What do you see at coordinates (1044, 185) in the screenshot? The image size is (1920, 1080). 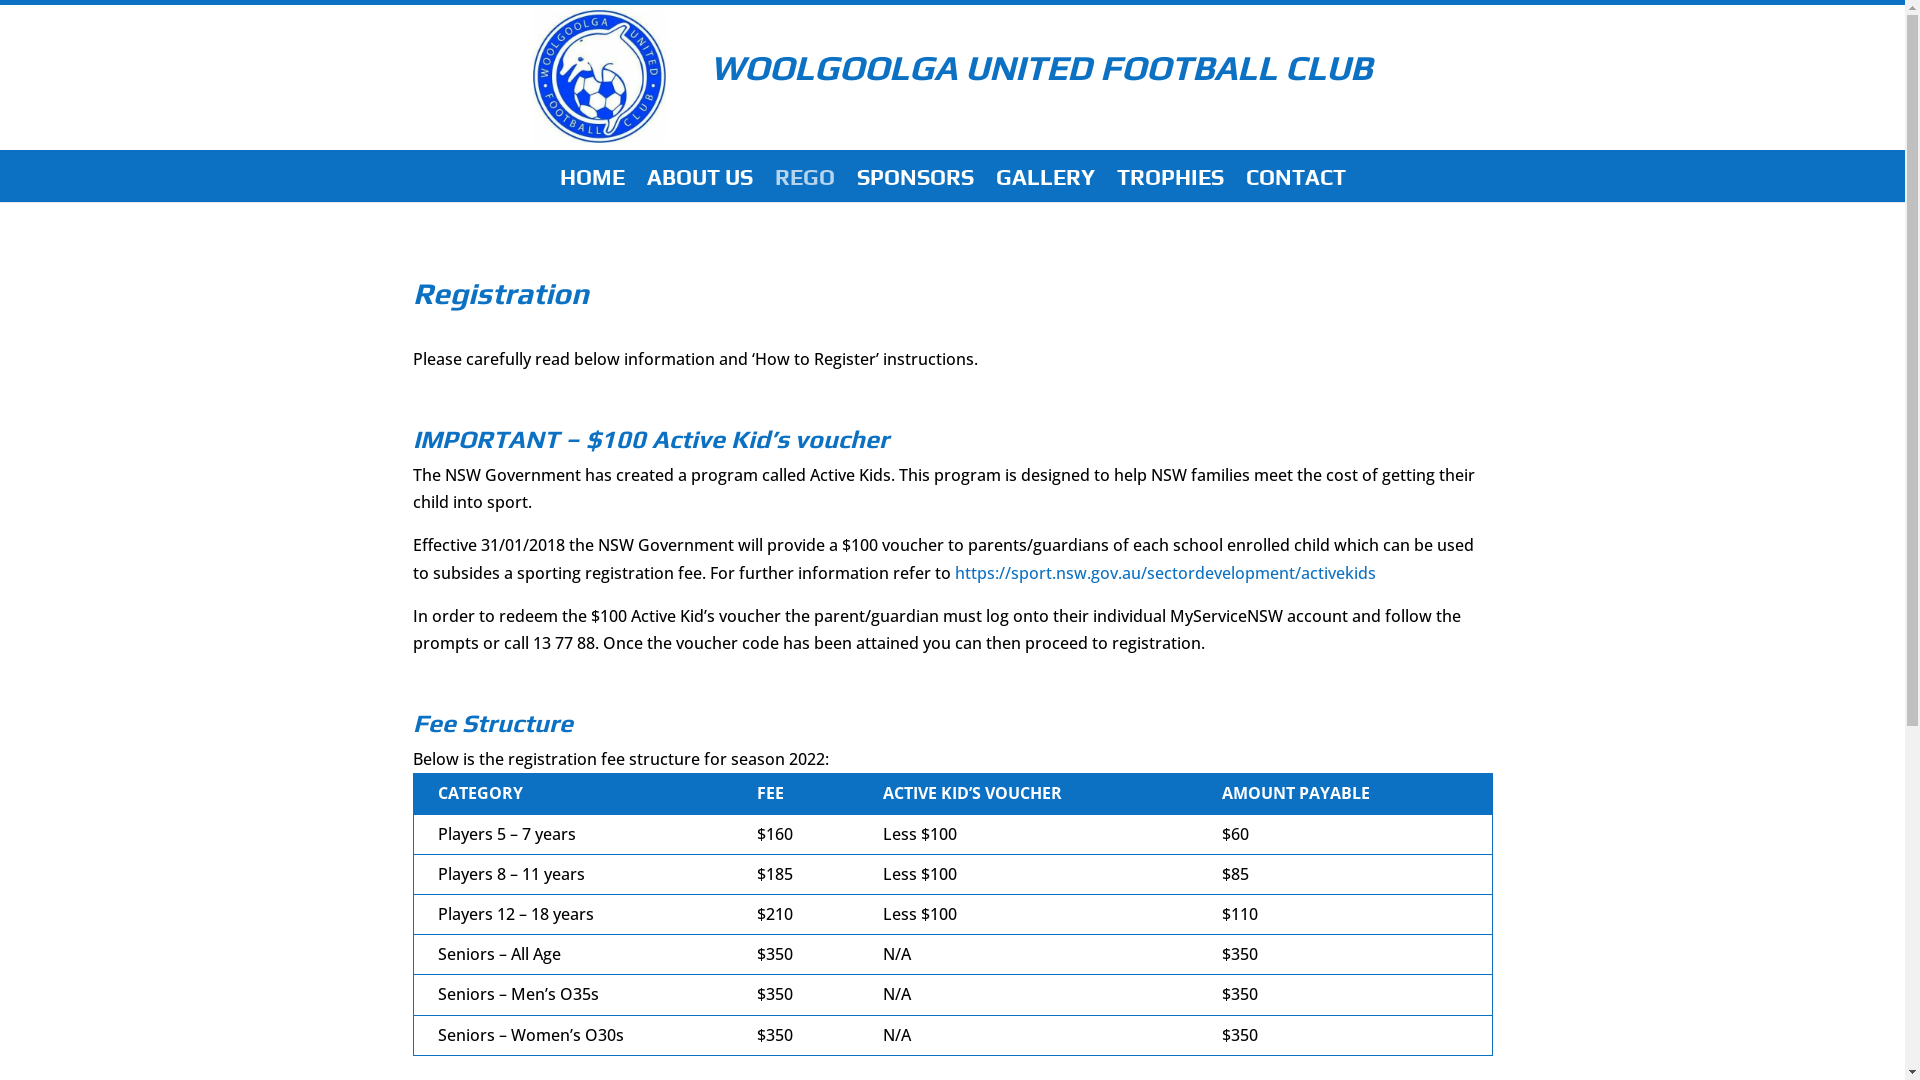 I see `'GALLERY'` at bounding box center [1044, 185].